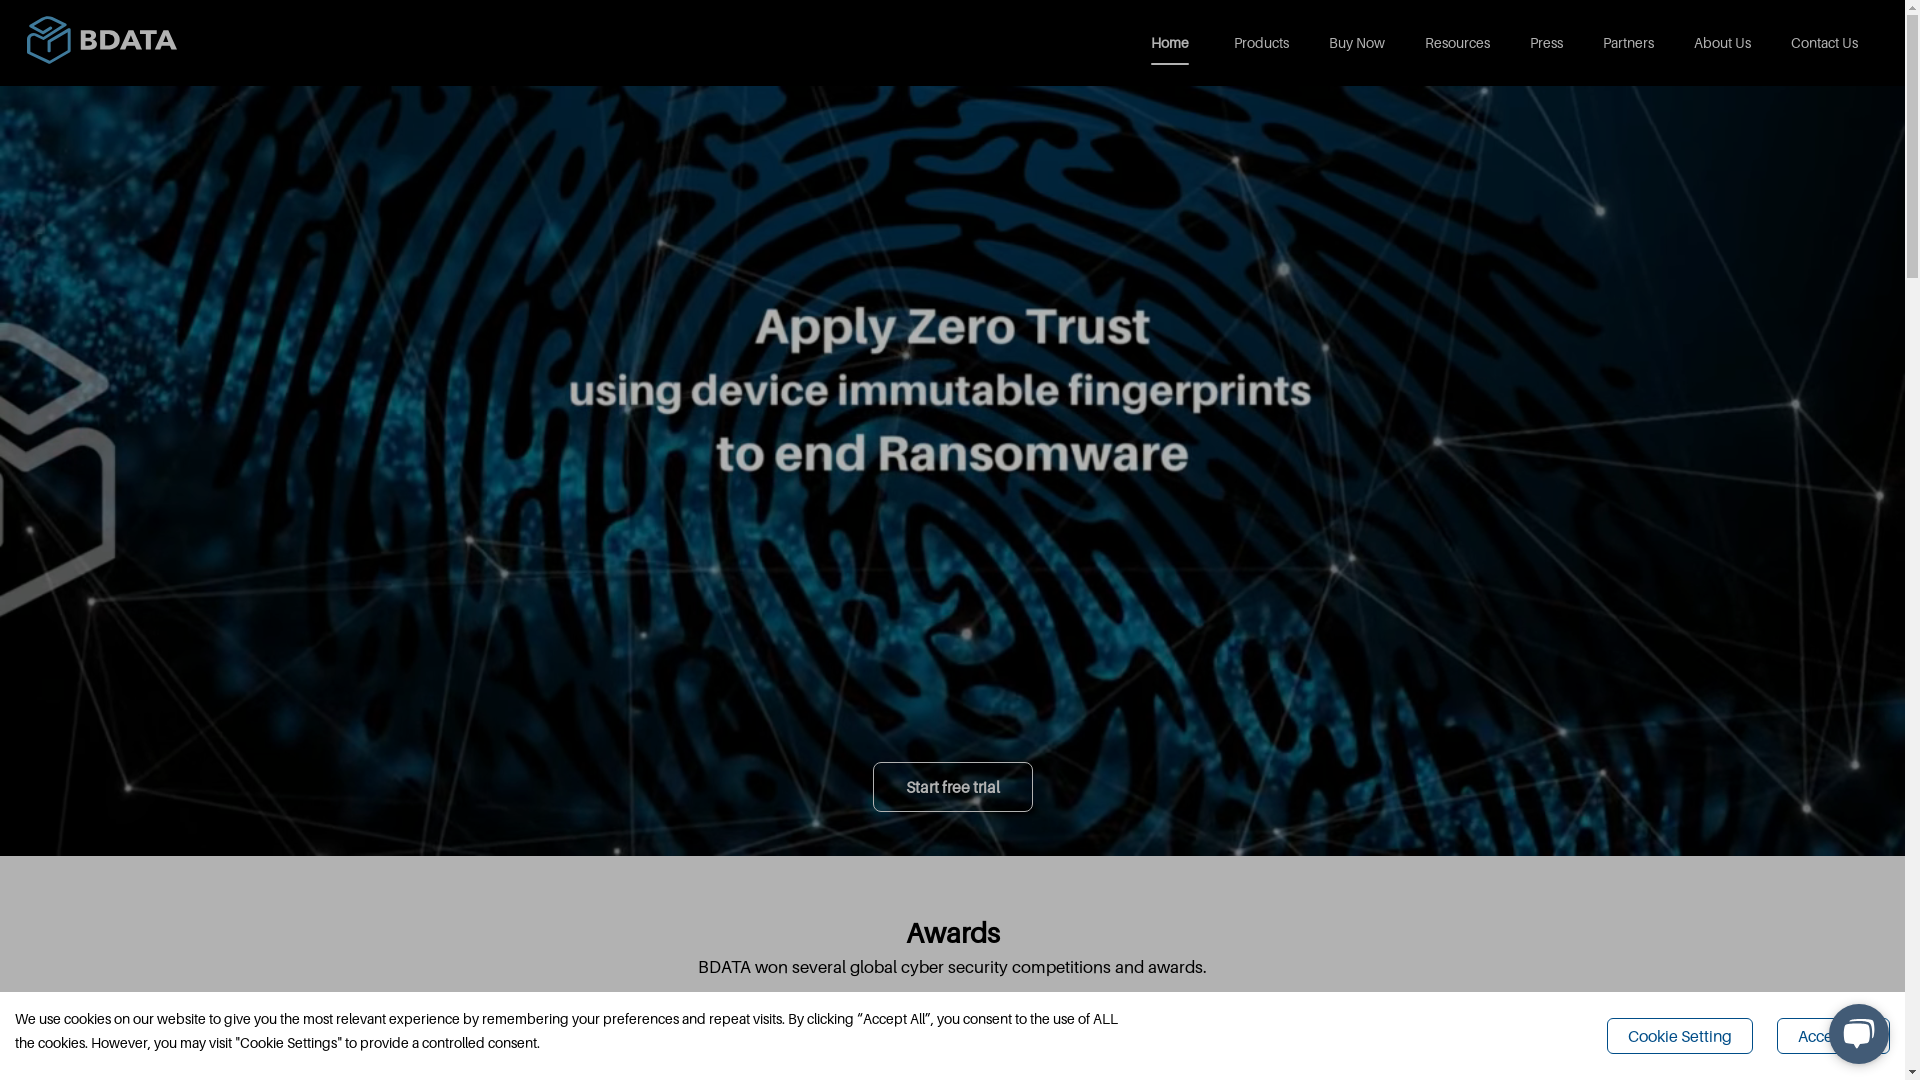  Describe the element at coordinates (1721, 42) in the screenshot. I see `'About Us'` at that location.